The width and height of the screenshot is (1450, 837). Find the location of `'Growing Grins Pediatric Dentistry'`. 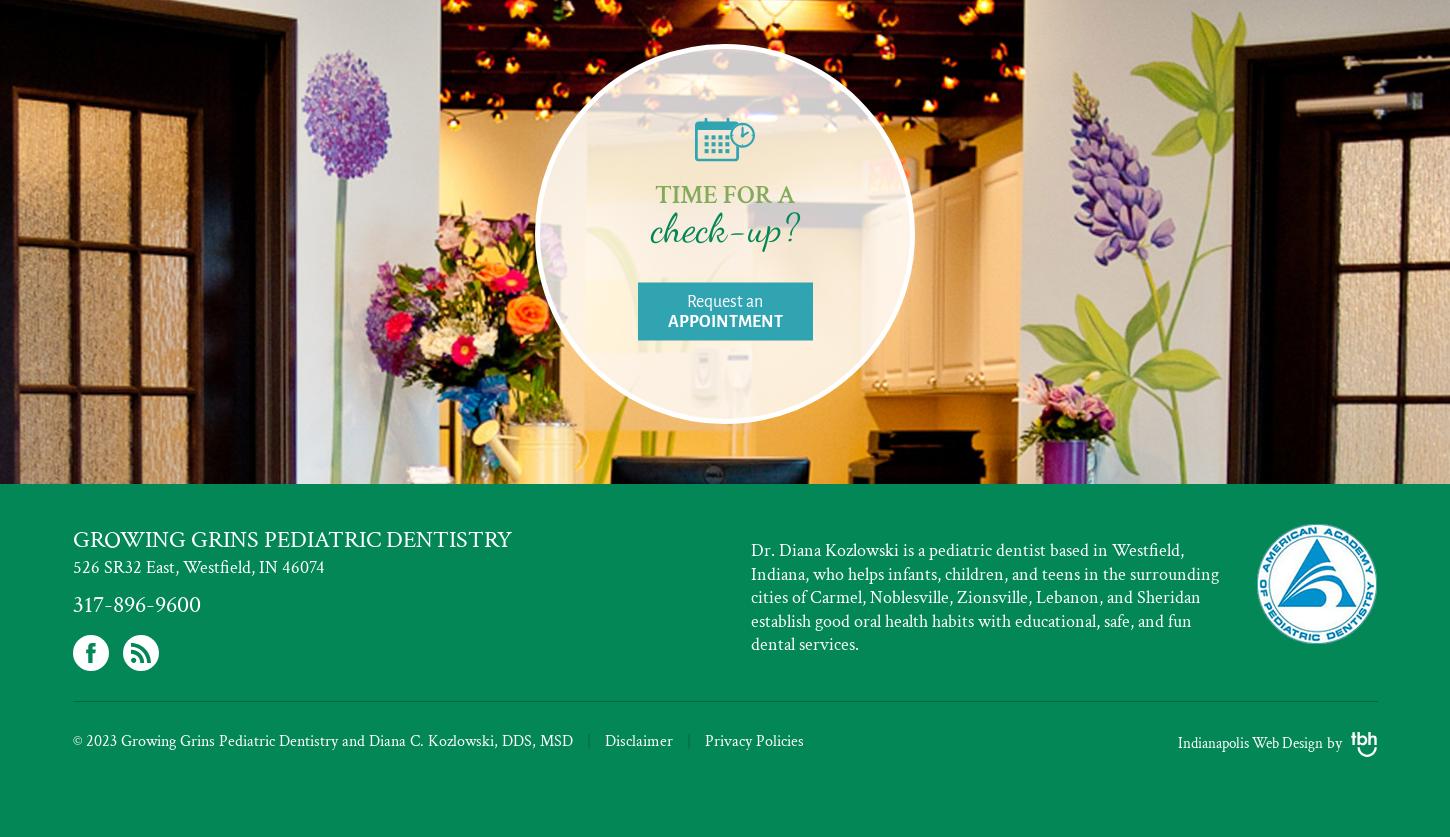

'Growing Grins Pediatric Dentistry' is located at coordinates (72, 538).